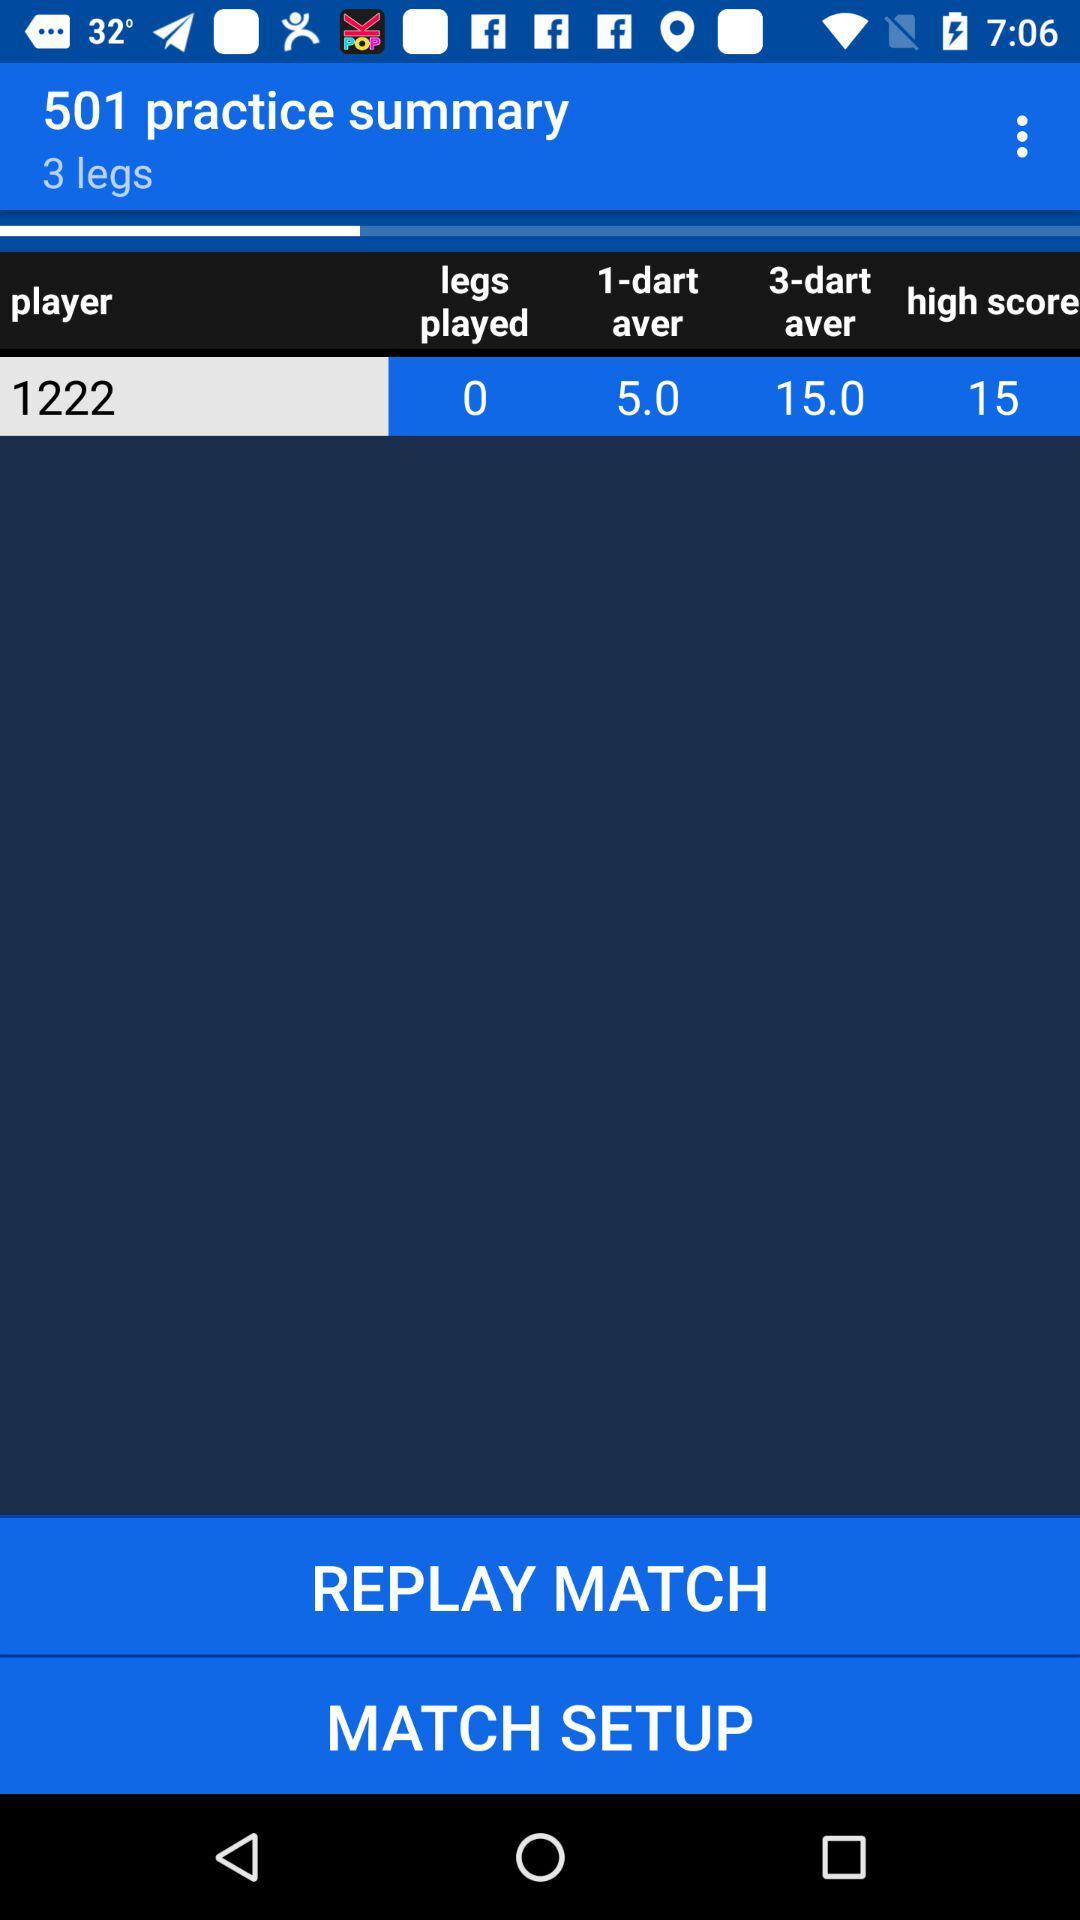  I want to click on the 1222 item, so click(166, 396).